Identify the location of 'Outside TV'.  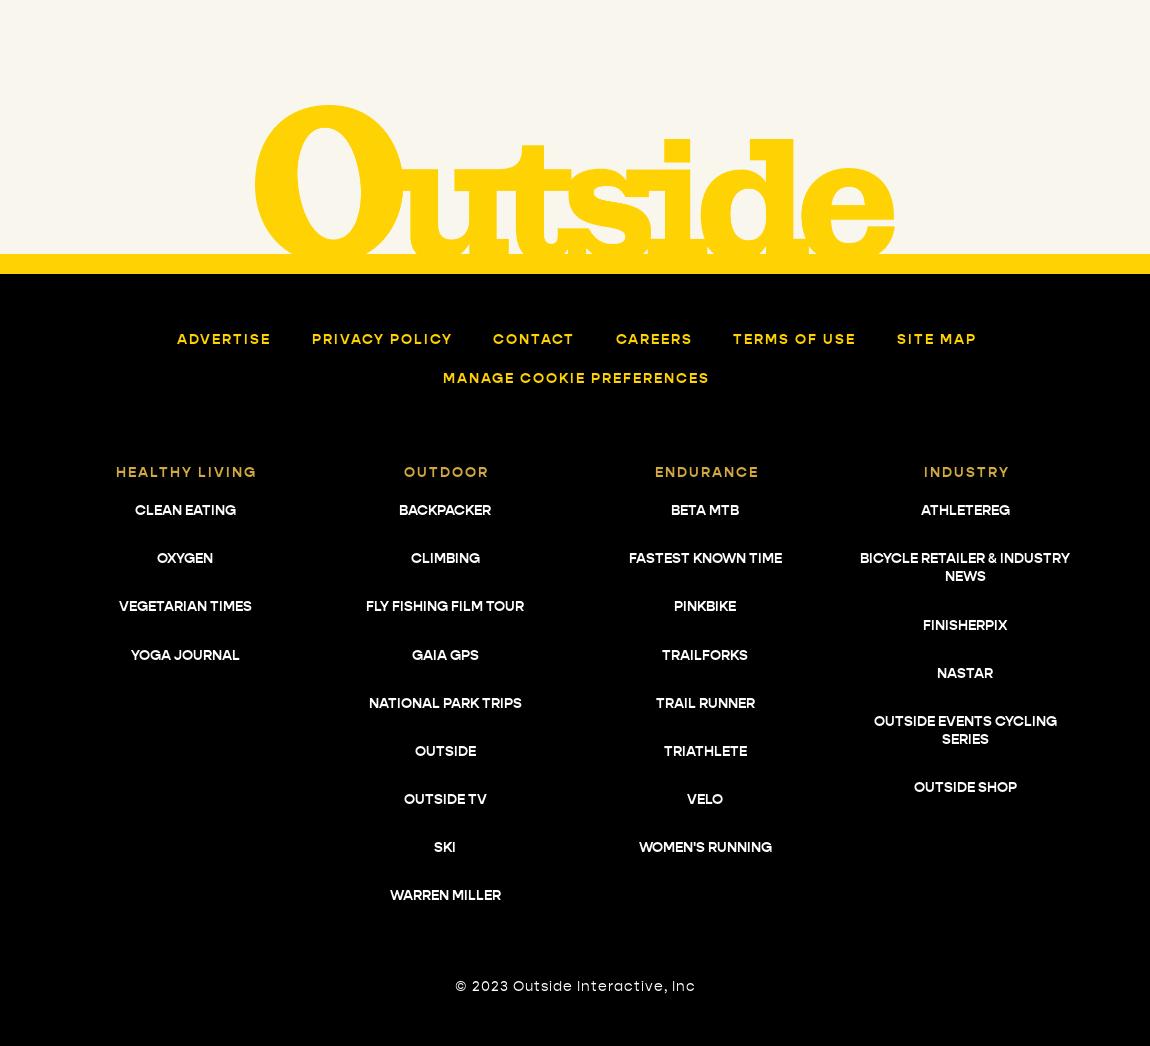
(444, 799).